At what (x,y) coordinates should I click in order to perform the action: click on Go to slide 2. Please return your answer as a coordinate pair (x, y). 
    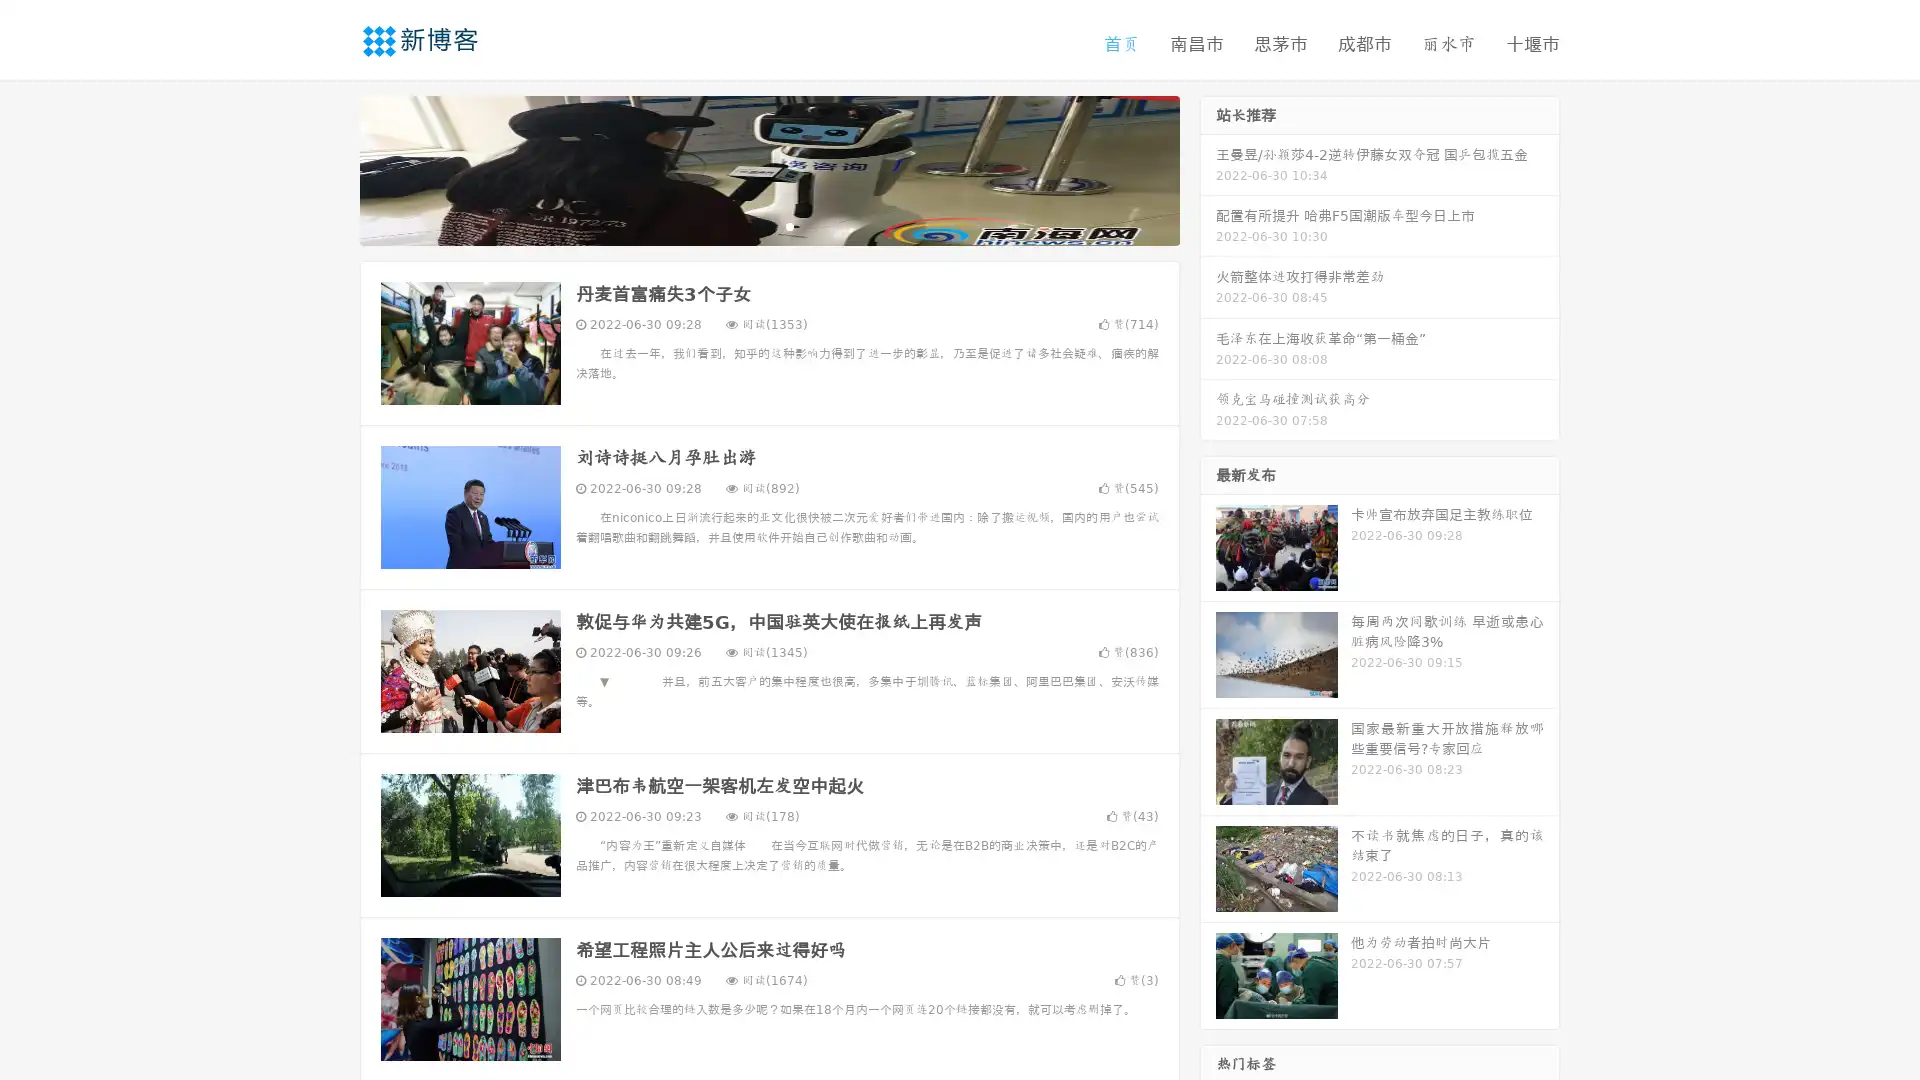
    Looking at the image, I should click on (768, 225).